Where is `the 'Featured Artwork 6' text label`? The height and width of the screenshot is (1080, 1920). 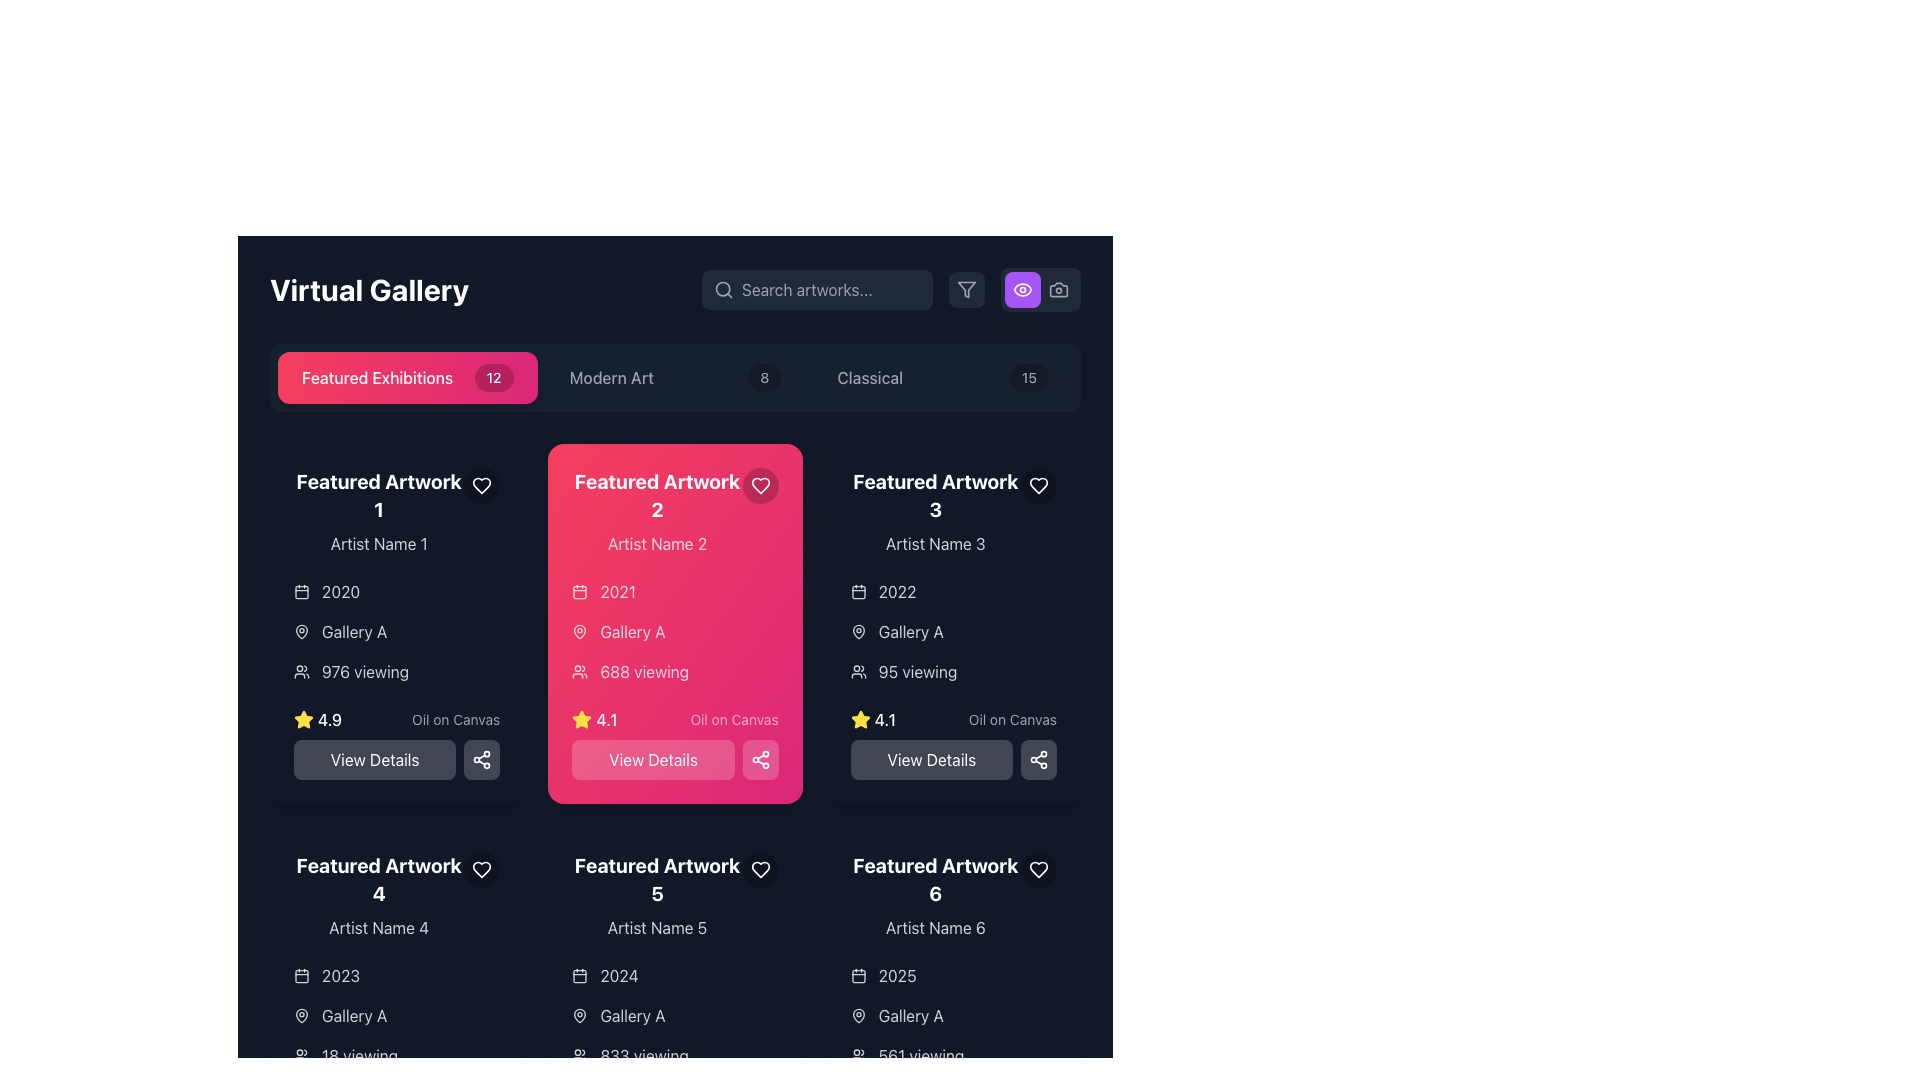 the 'Featured Artwork 6' text label is located at coordinates (934, 894).